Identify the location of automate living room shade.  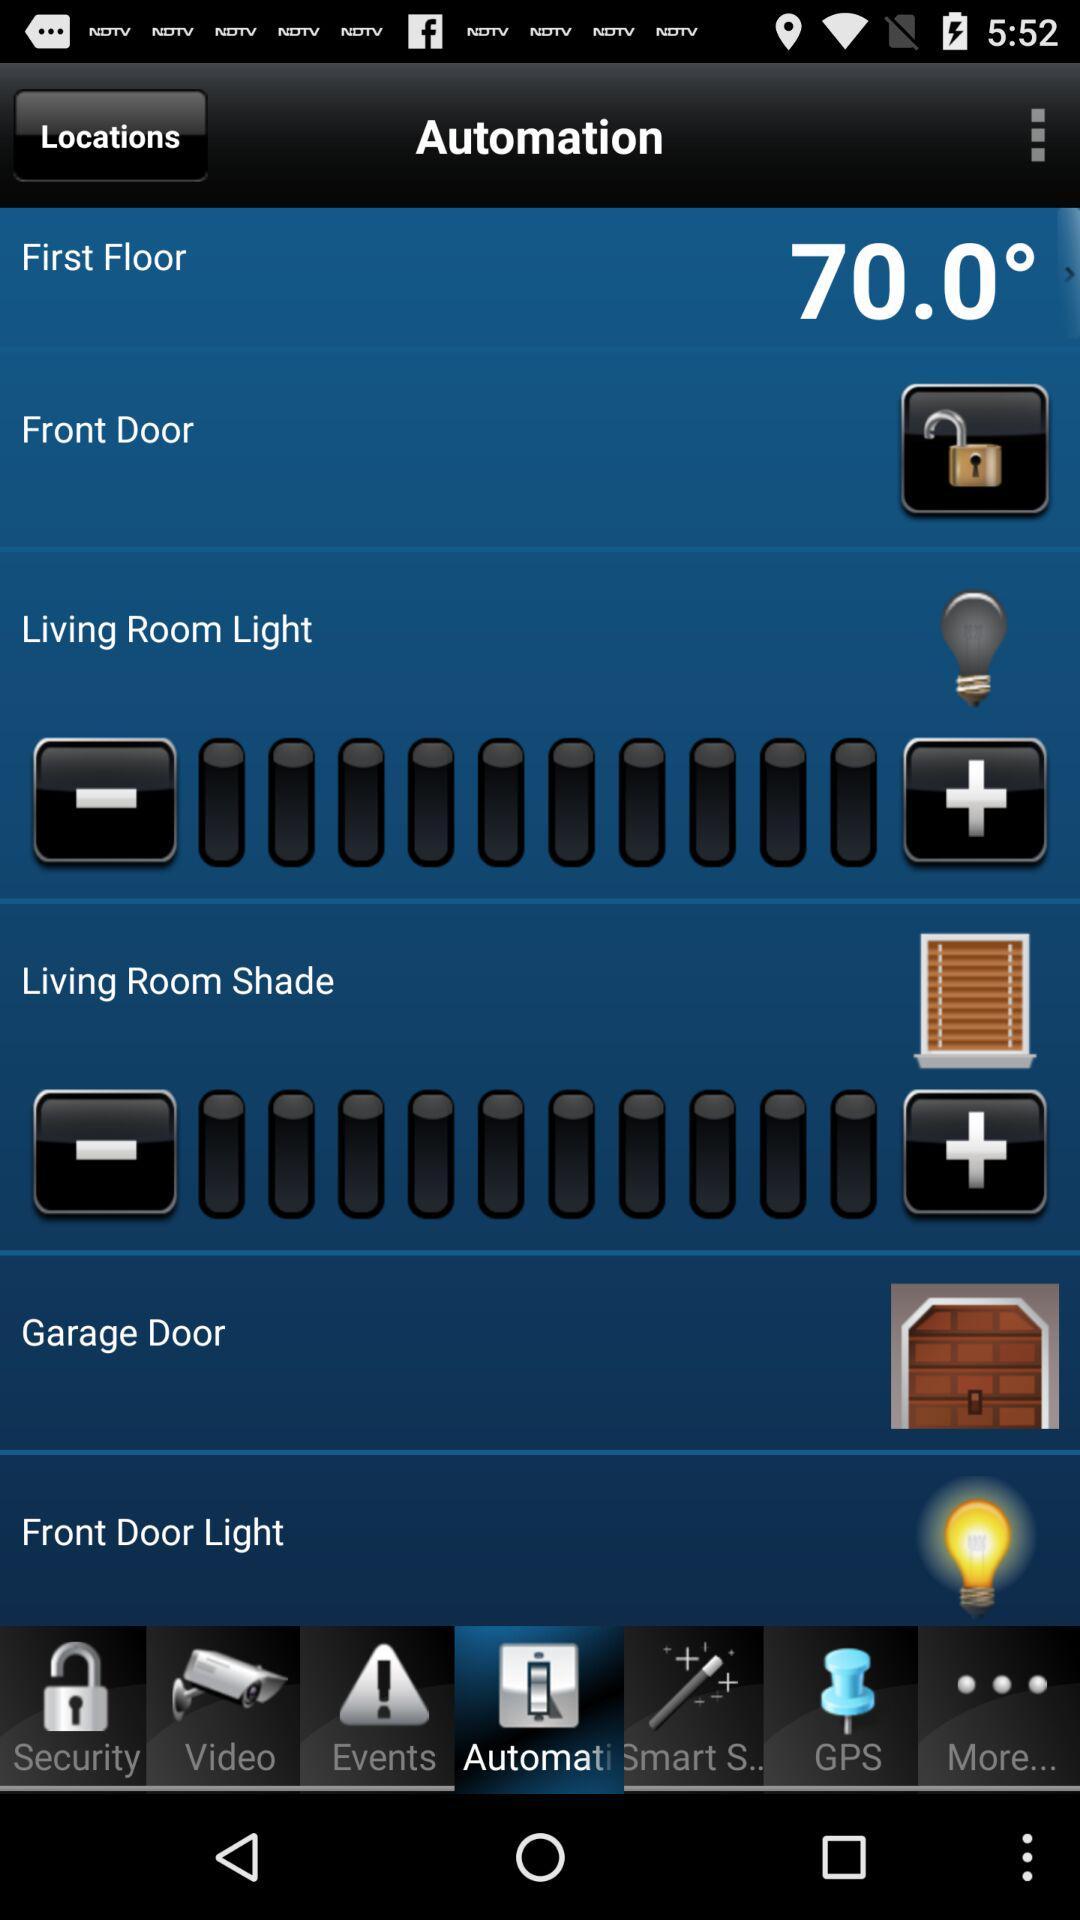
(974, 1000).